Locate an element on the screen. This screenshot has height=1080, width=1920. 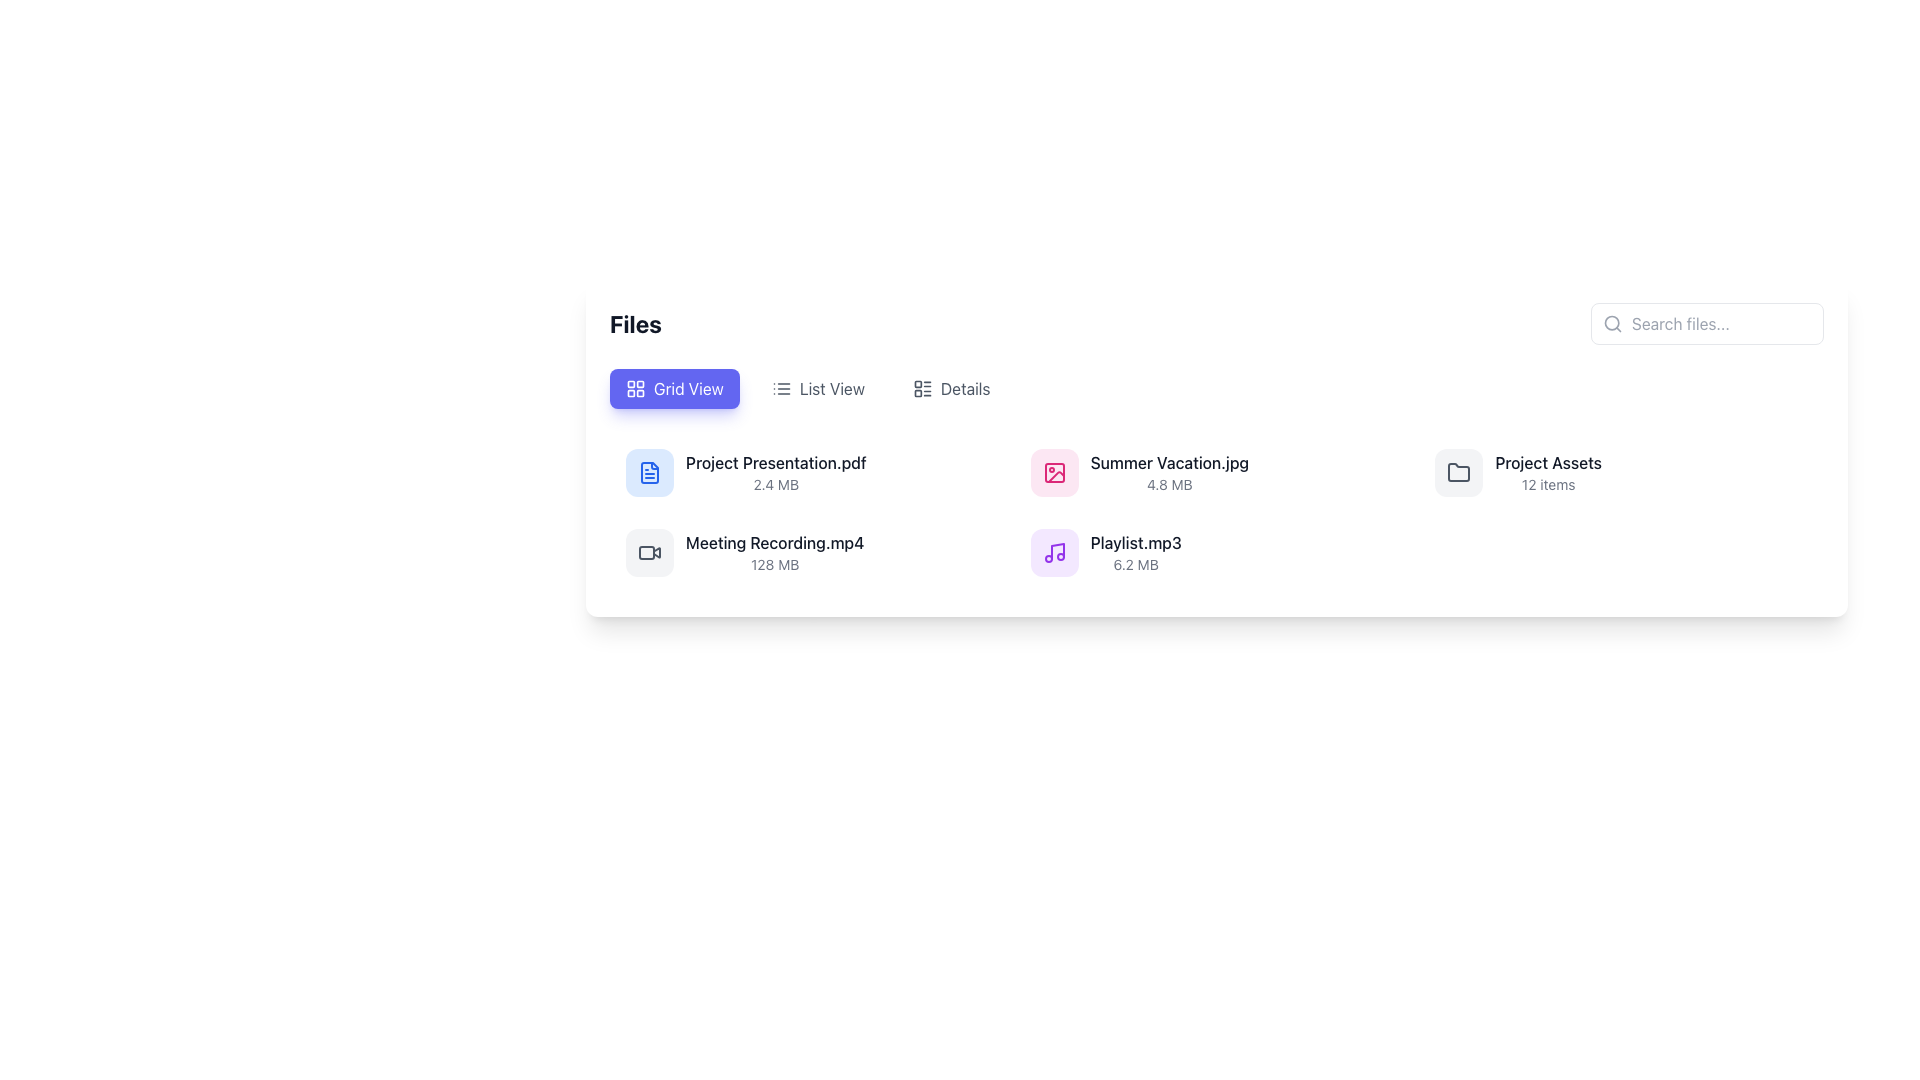
the 'List View' button, which is the second button in a horizontal row of three options, featuring an icon of three horizontal lines and gray text is located at coordinates (818, 389).